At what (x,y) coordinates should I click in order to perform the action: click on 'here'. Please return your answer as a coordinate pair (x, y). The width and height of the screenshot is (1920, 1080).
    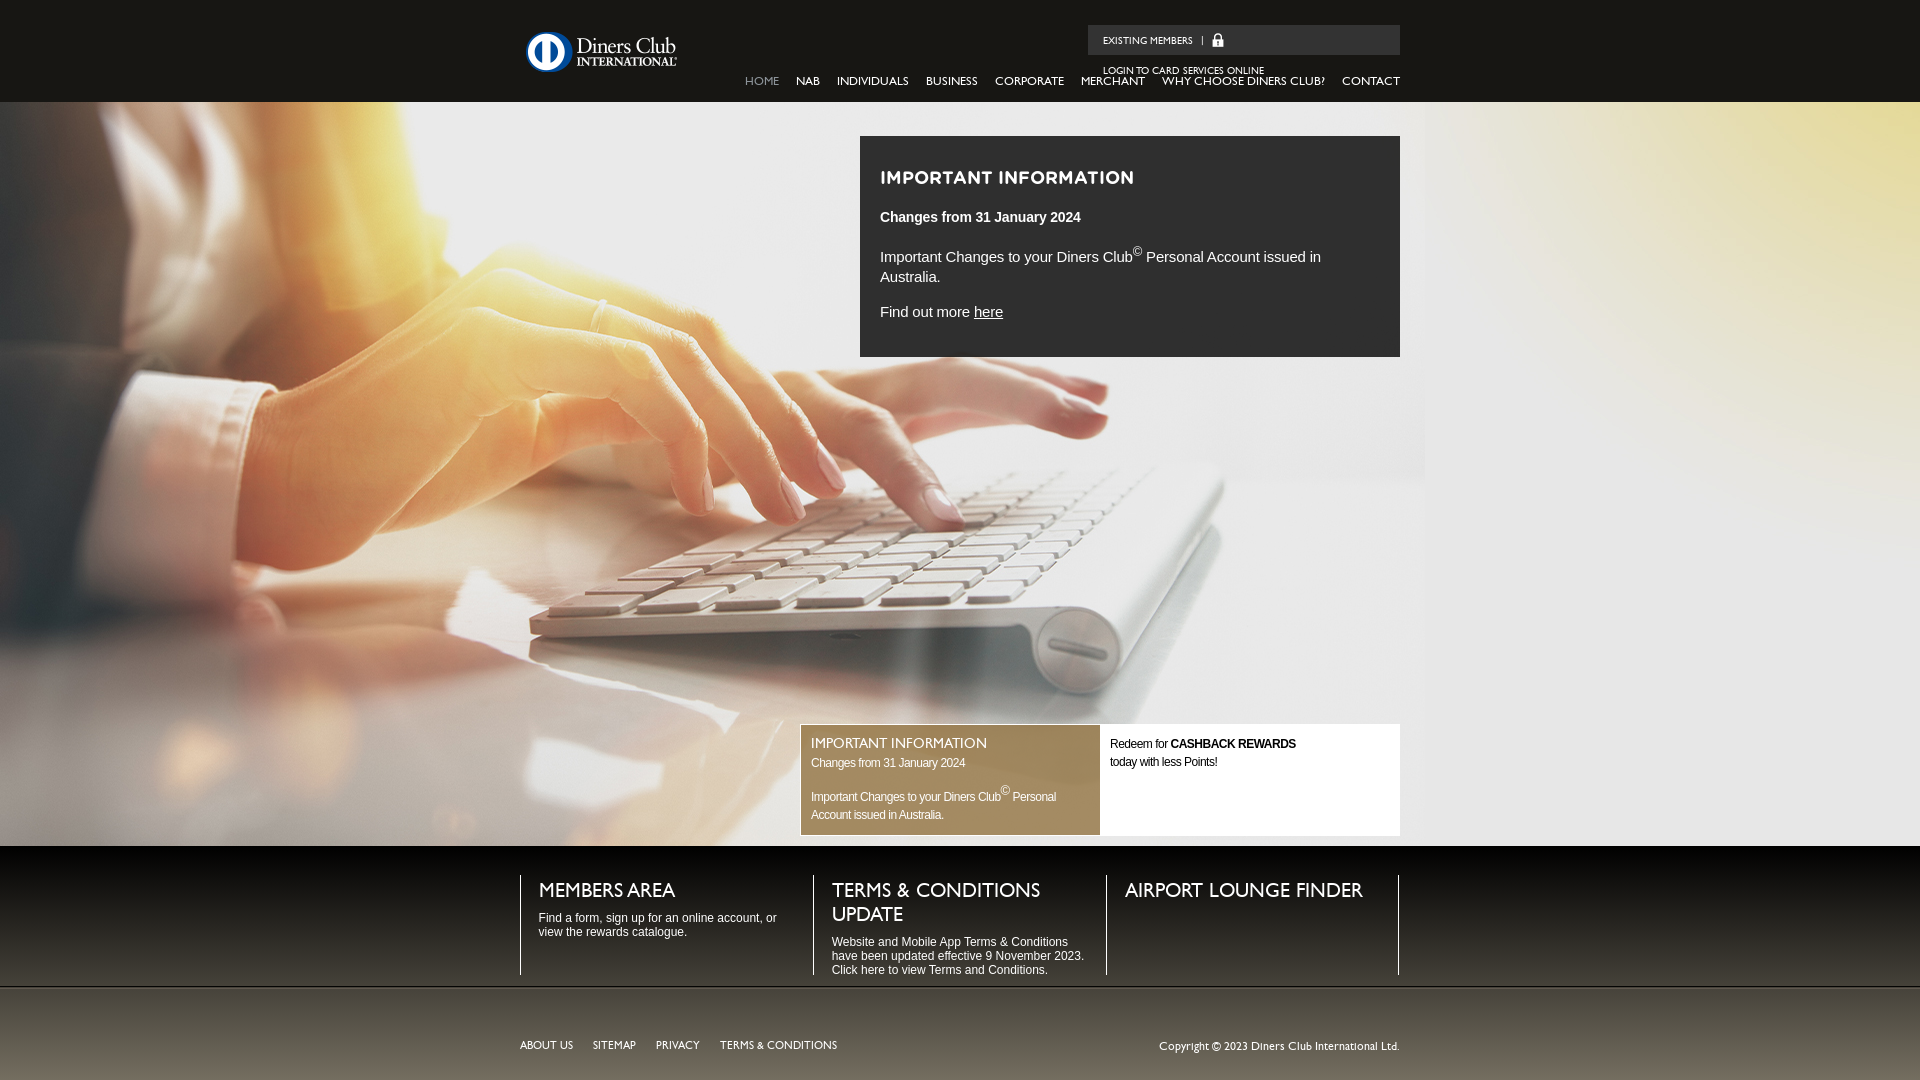
    Looking at the image, I should click on (988, 311).